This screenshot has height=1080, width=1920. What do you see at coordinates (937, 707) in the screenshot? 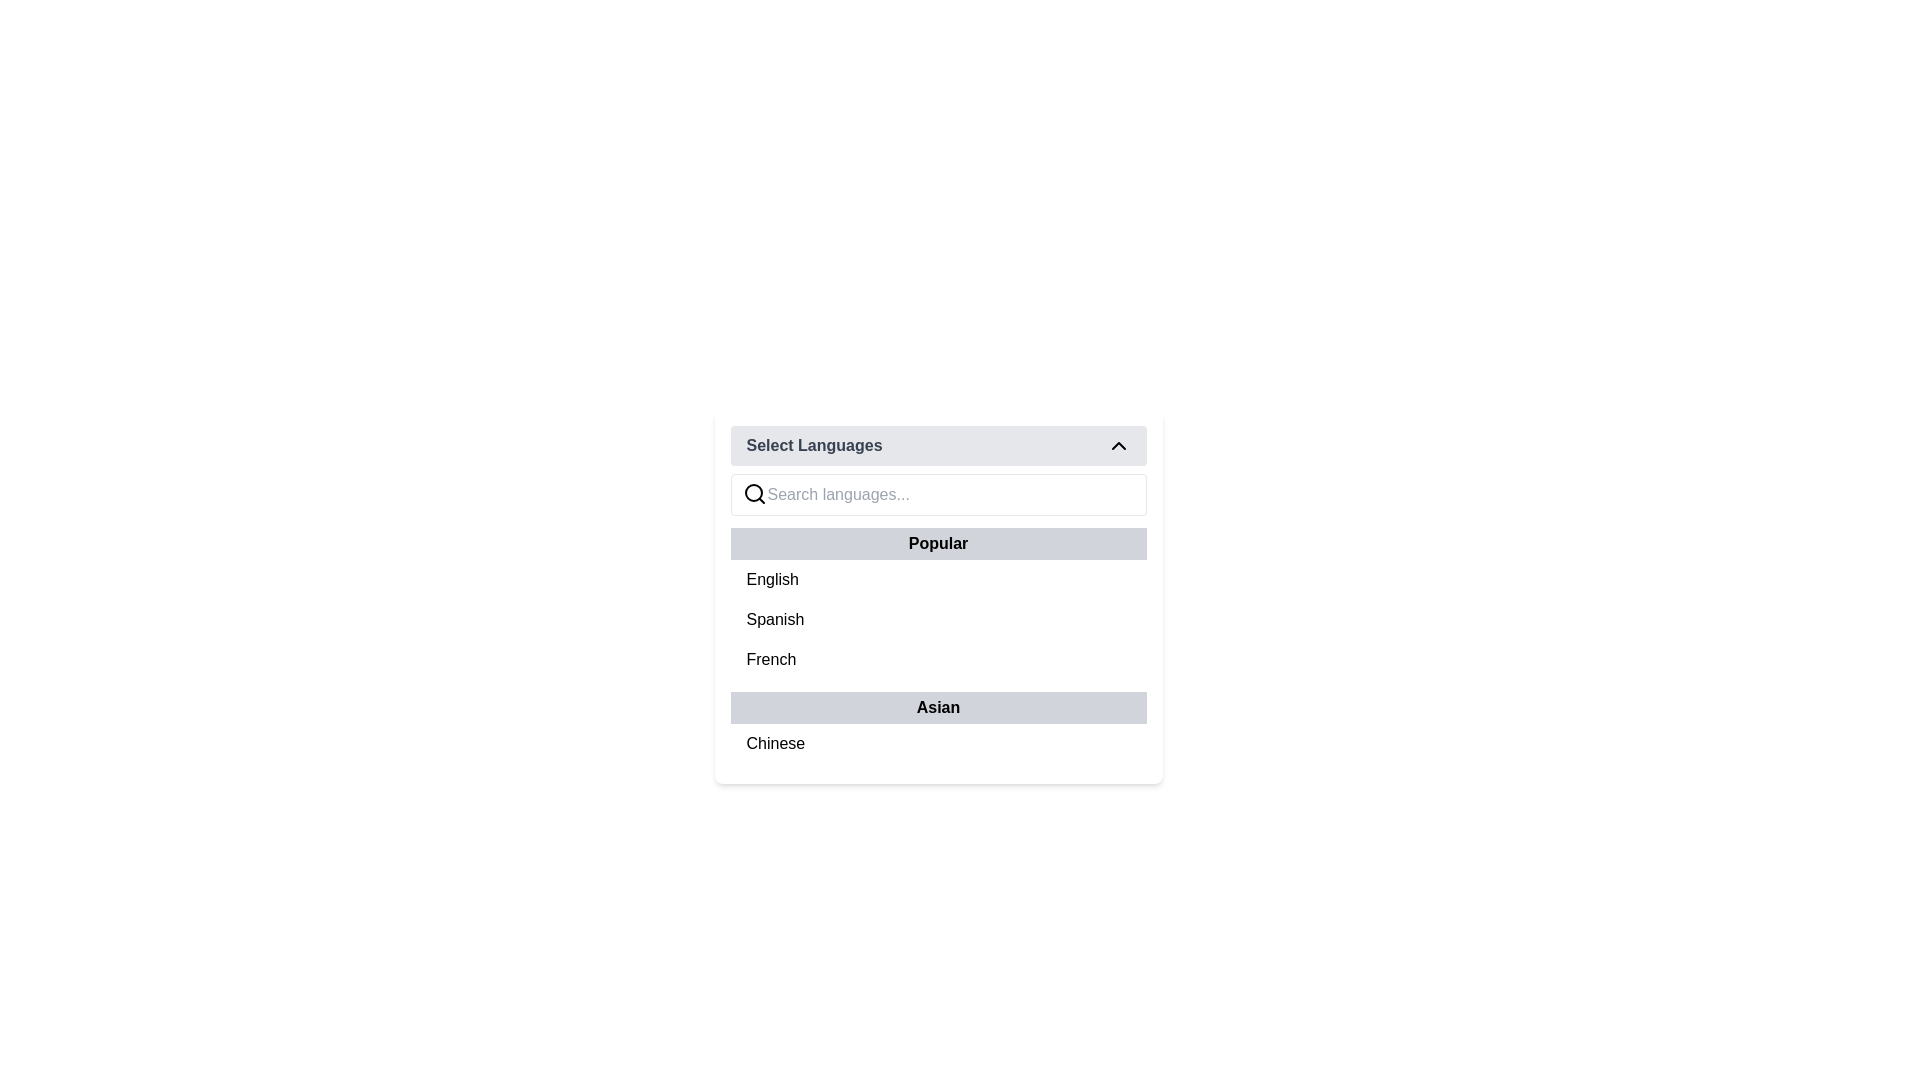
I see `the label or static text component that indicates a section for related items, located in the upper area of the dropdown menu beneath the heading 'Popular.'` at bounding box center [937, 707].